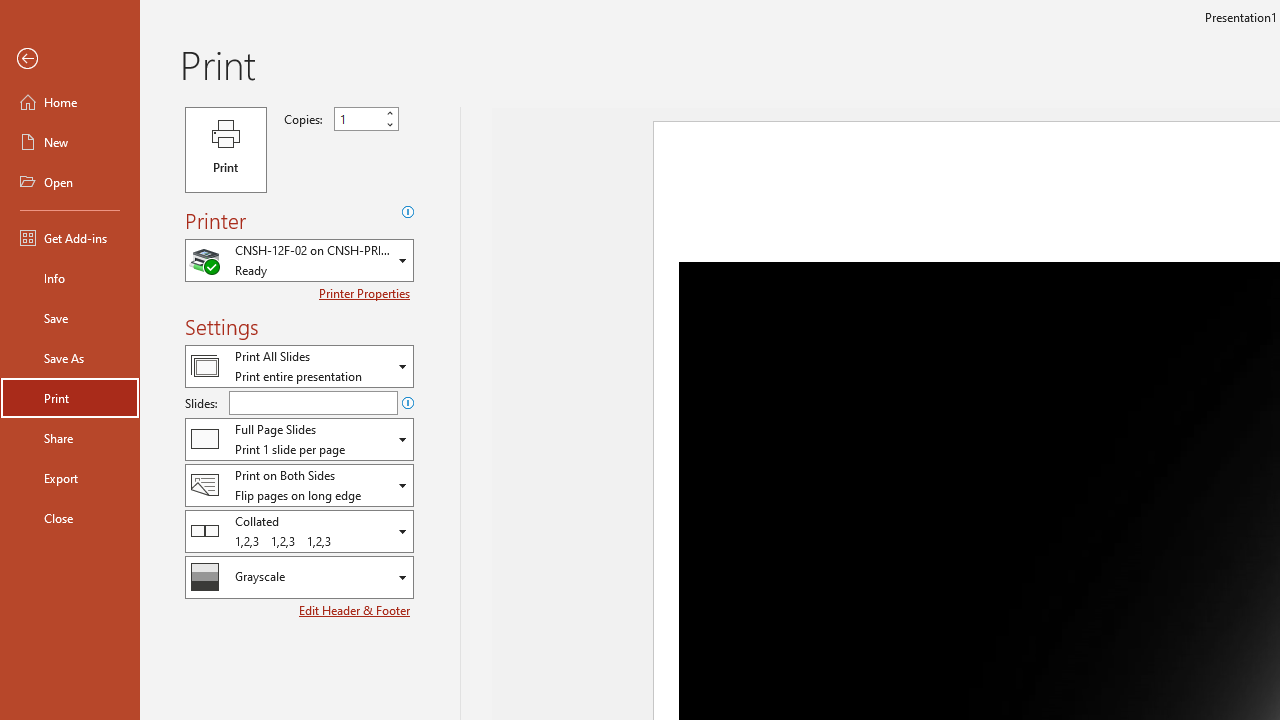 The width and height of the screenshot is (1280, 720). Describe the element at coordinates (69, 398) in the screenshot. I see `'Print'` at that location.